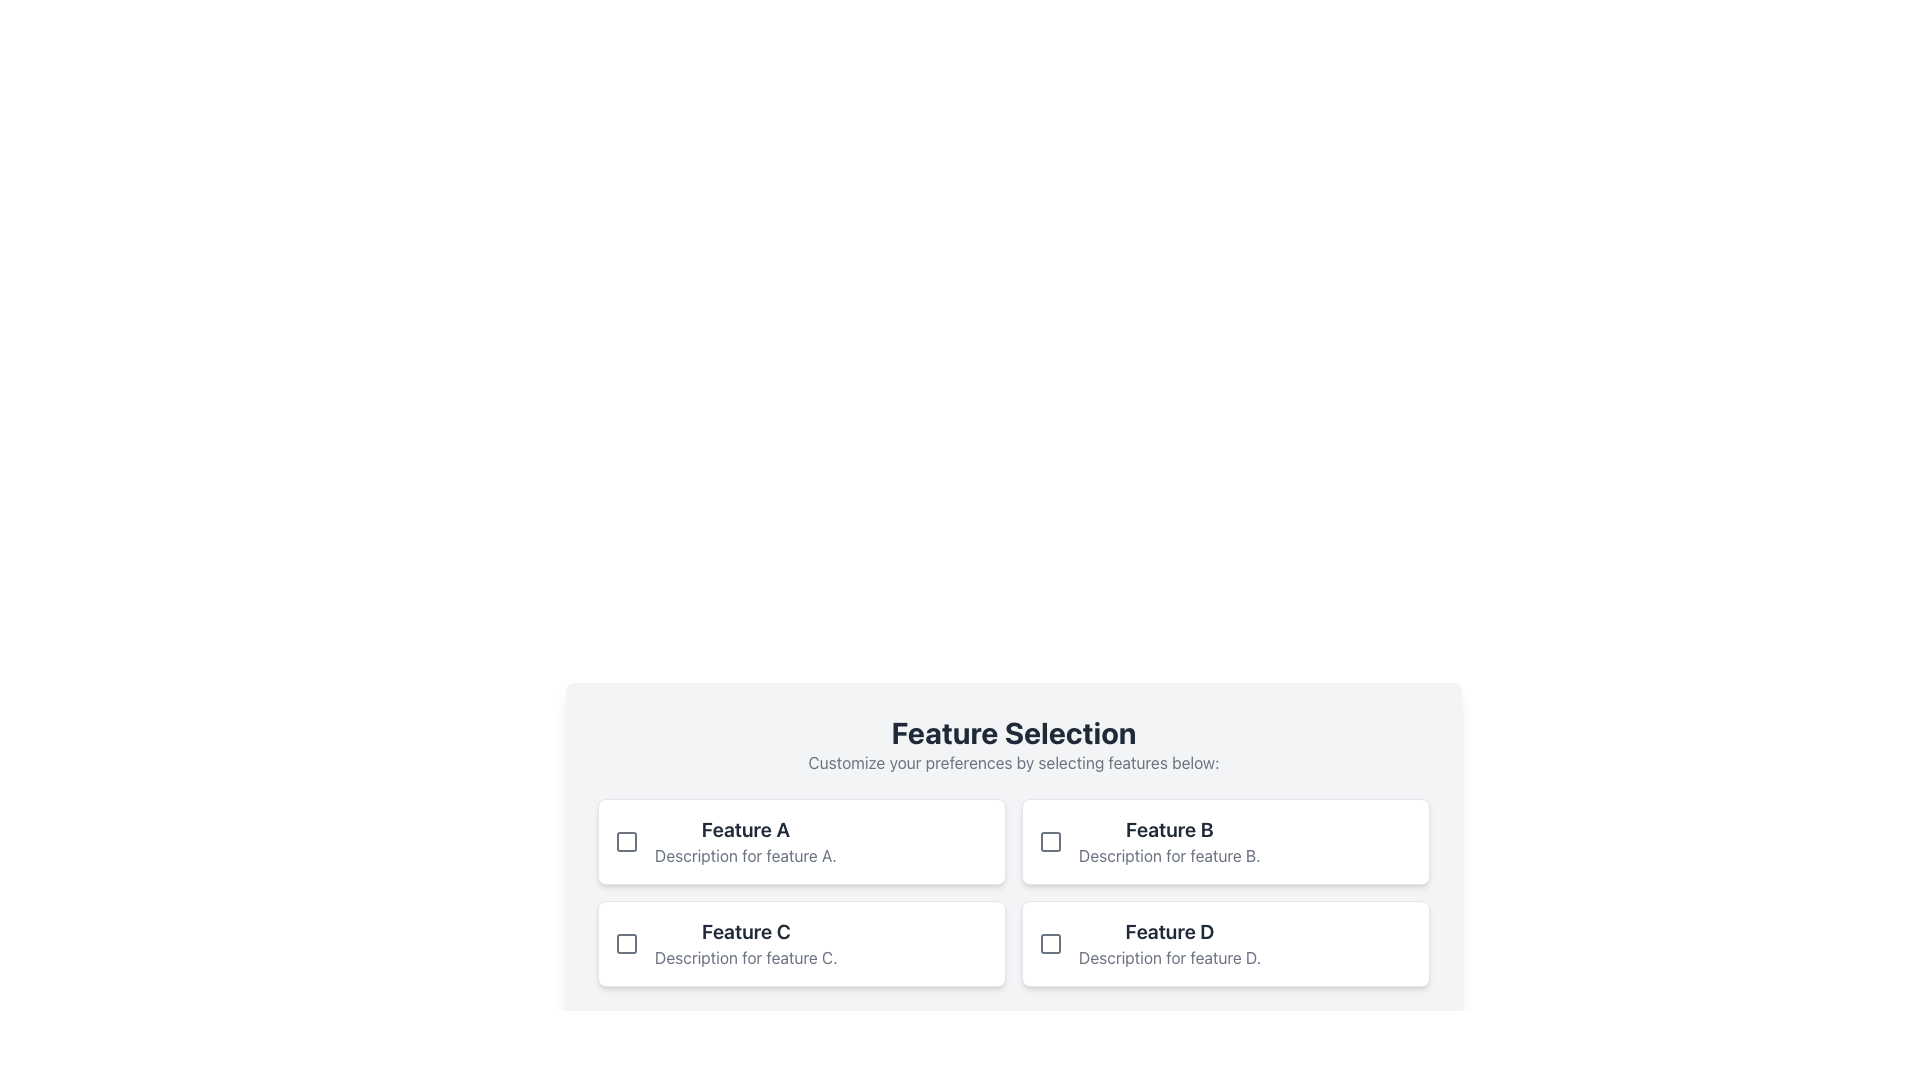  Describe the element at coordinates (626, 841) in the screenshot. I see `the checkbox for 'Feature A'` at that location.